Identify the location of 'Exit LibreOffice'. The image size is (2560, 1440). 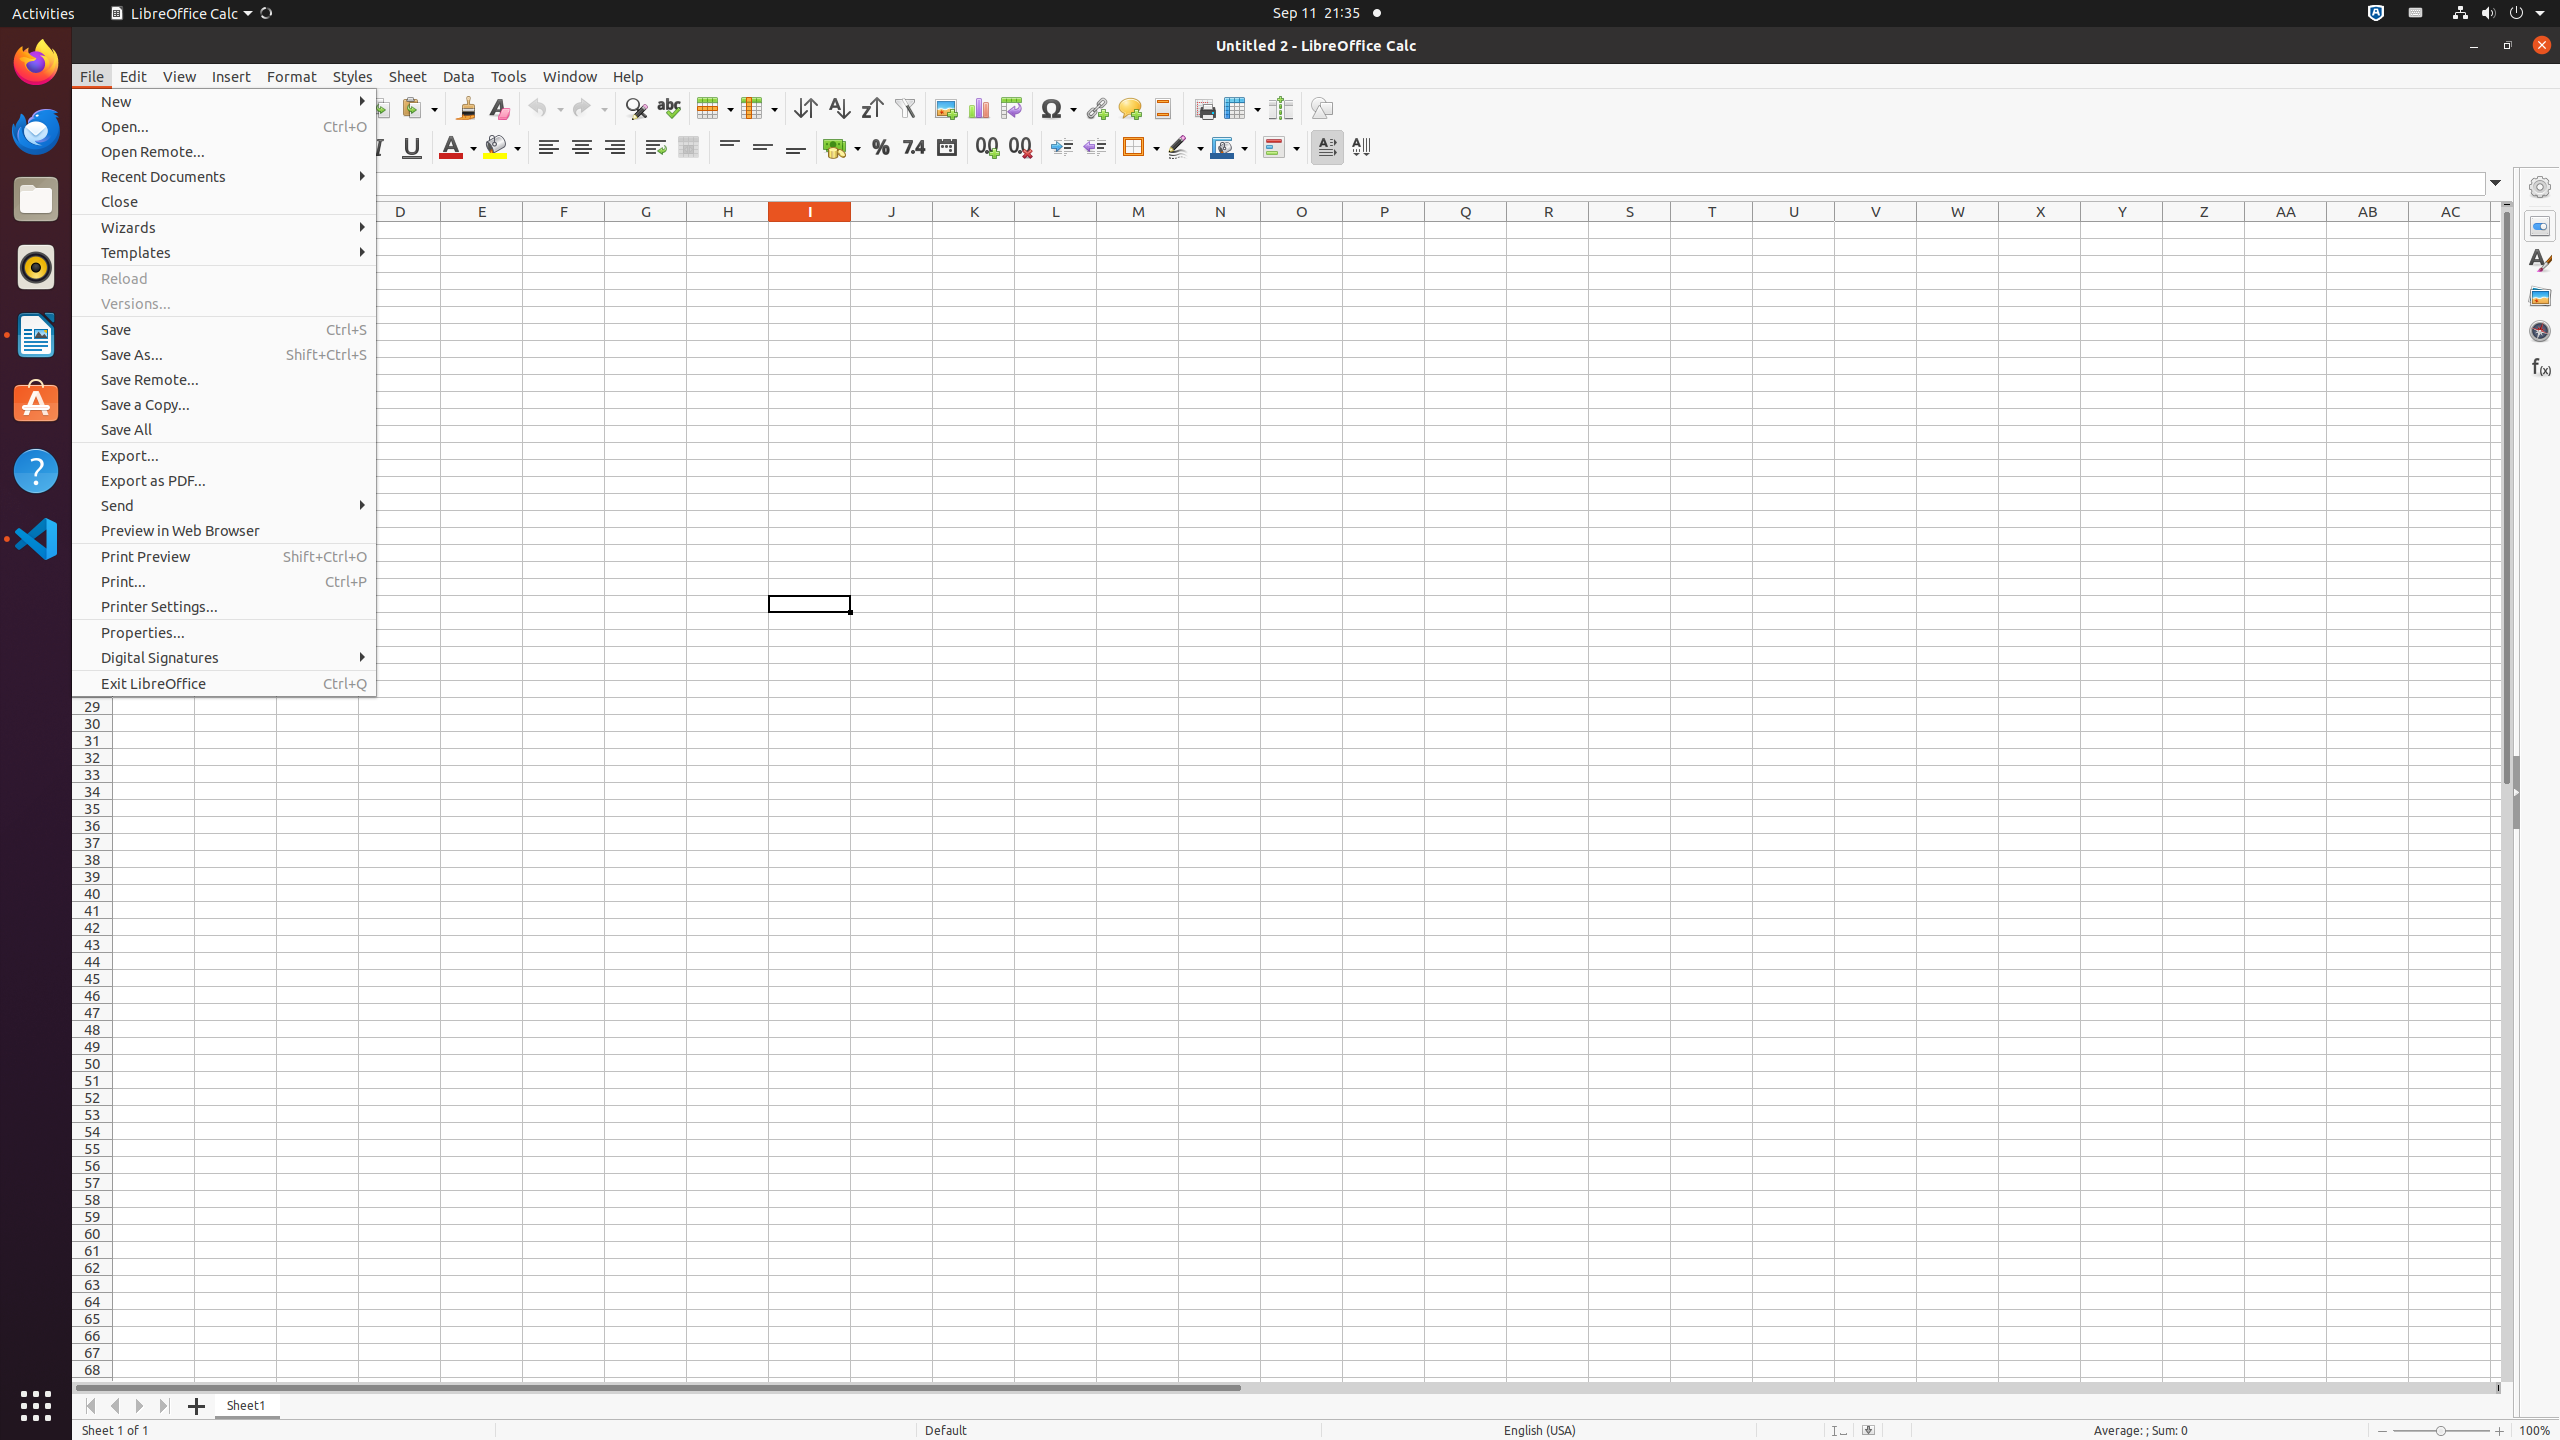
(224, 682).